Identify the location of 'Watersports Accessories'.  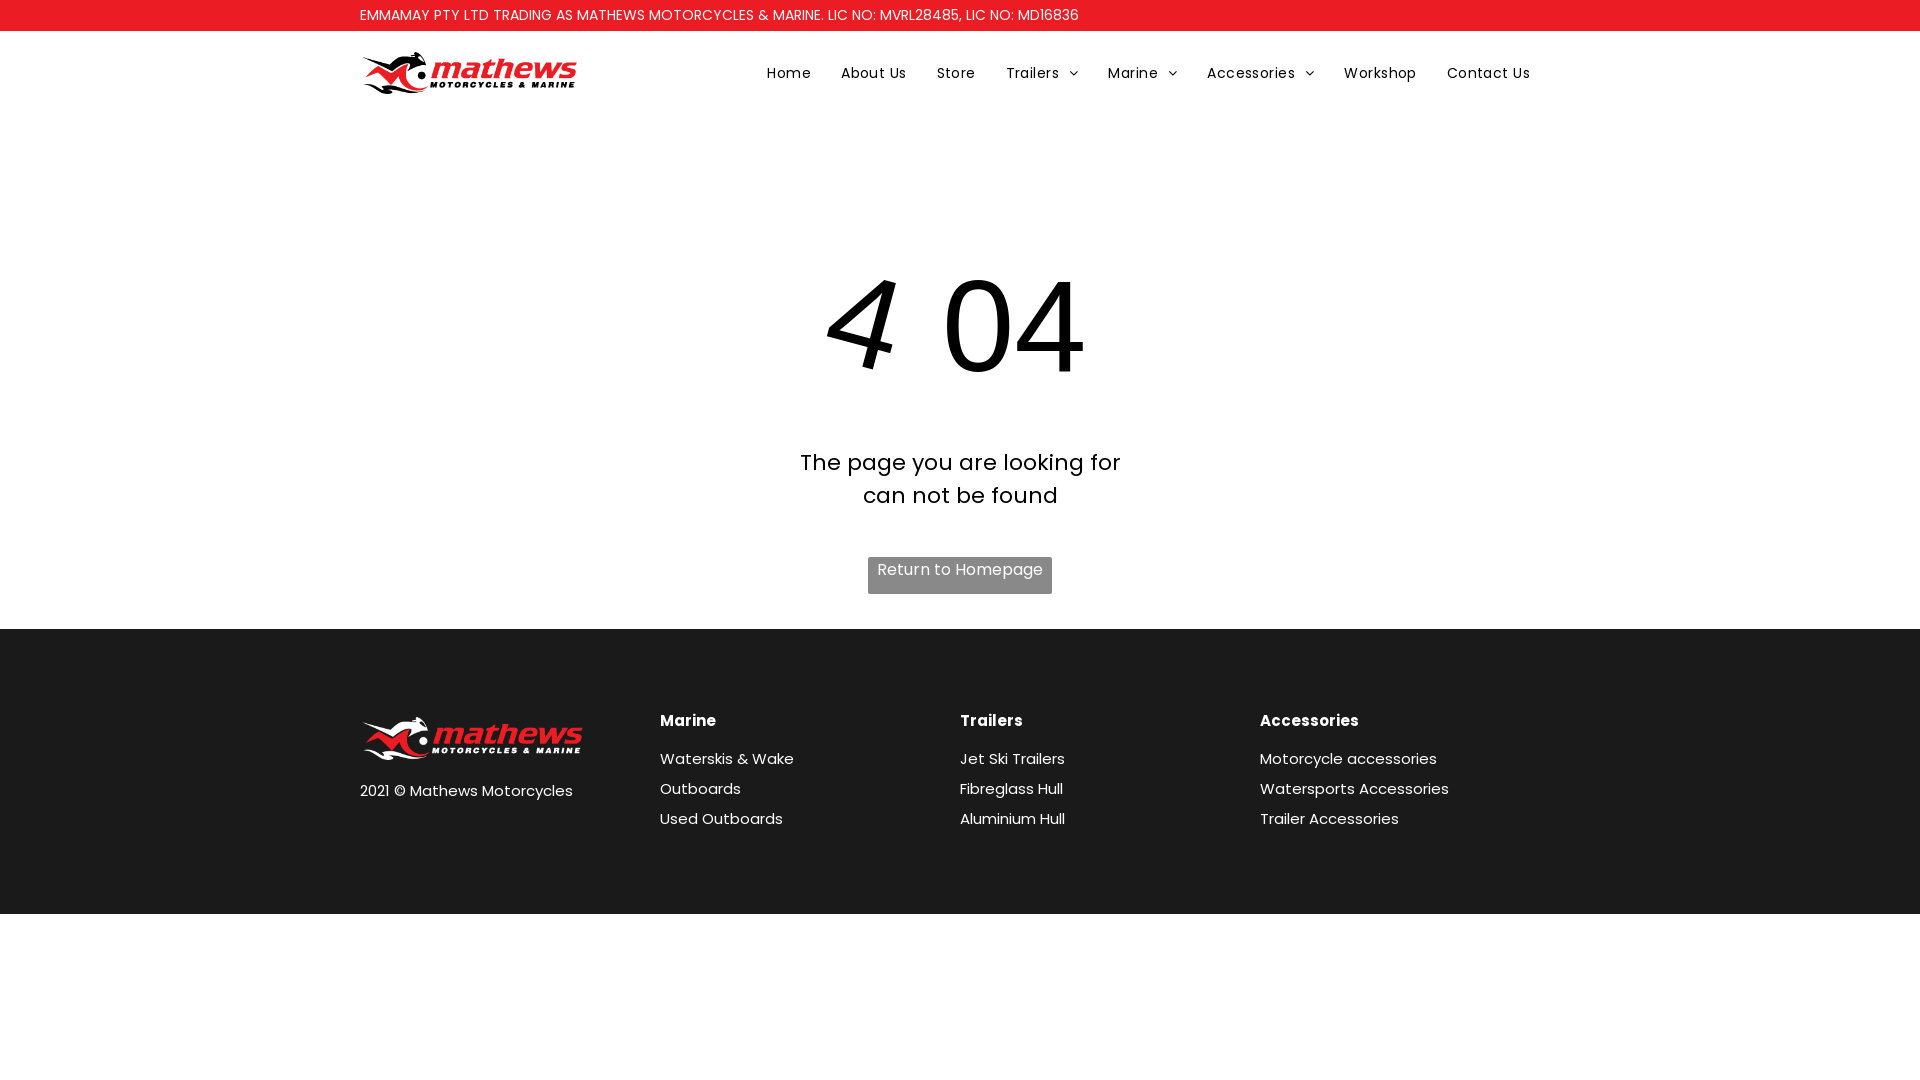
(1354, 787).